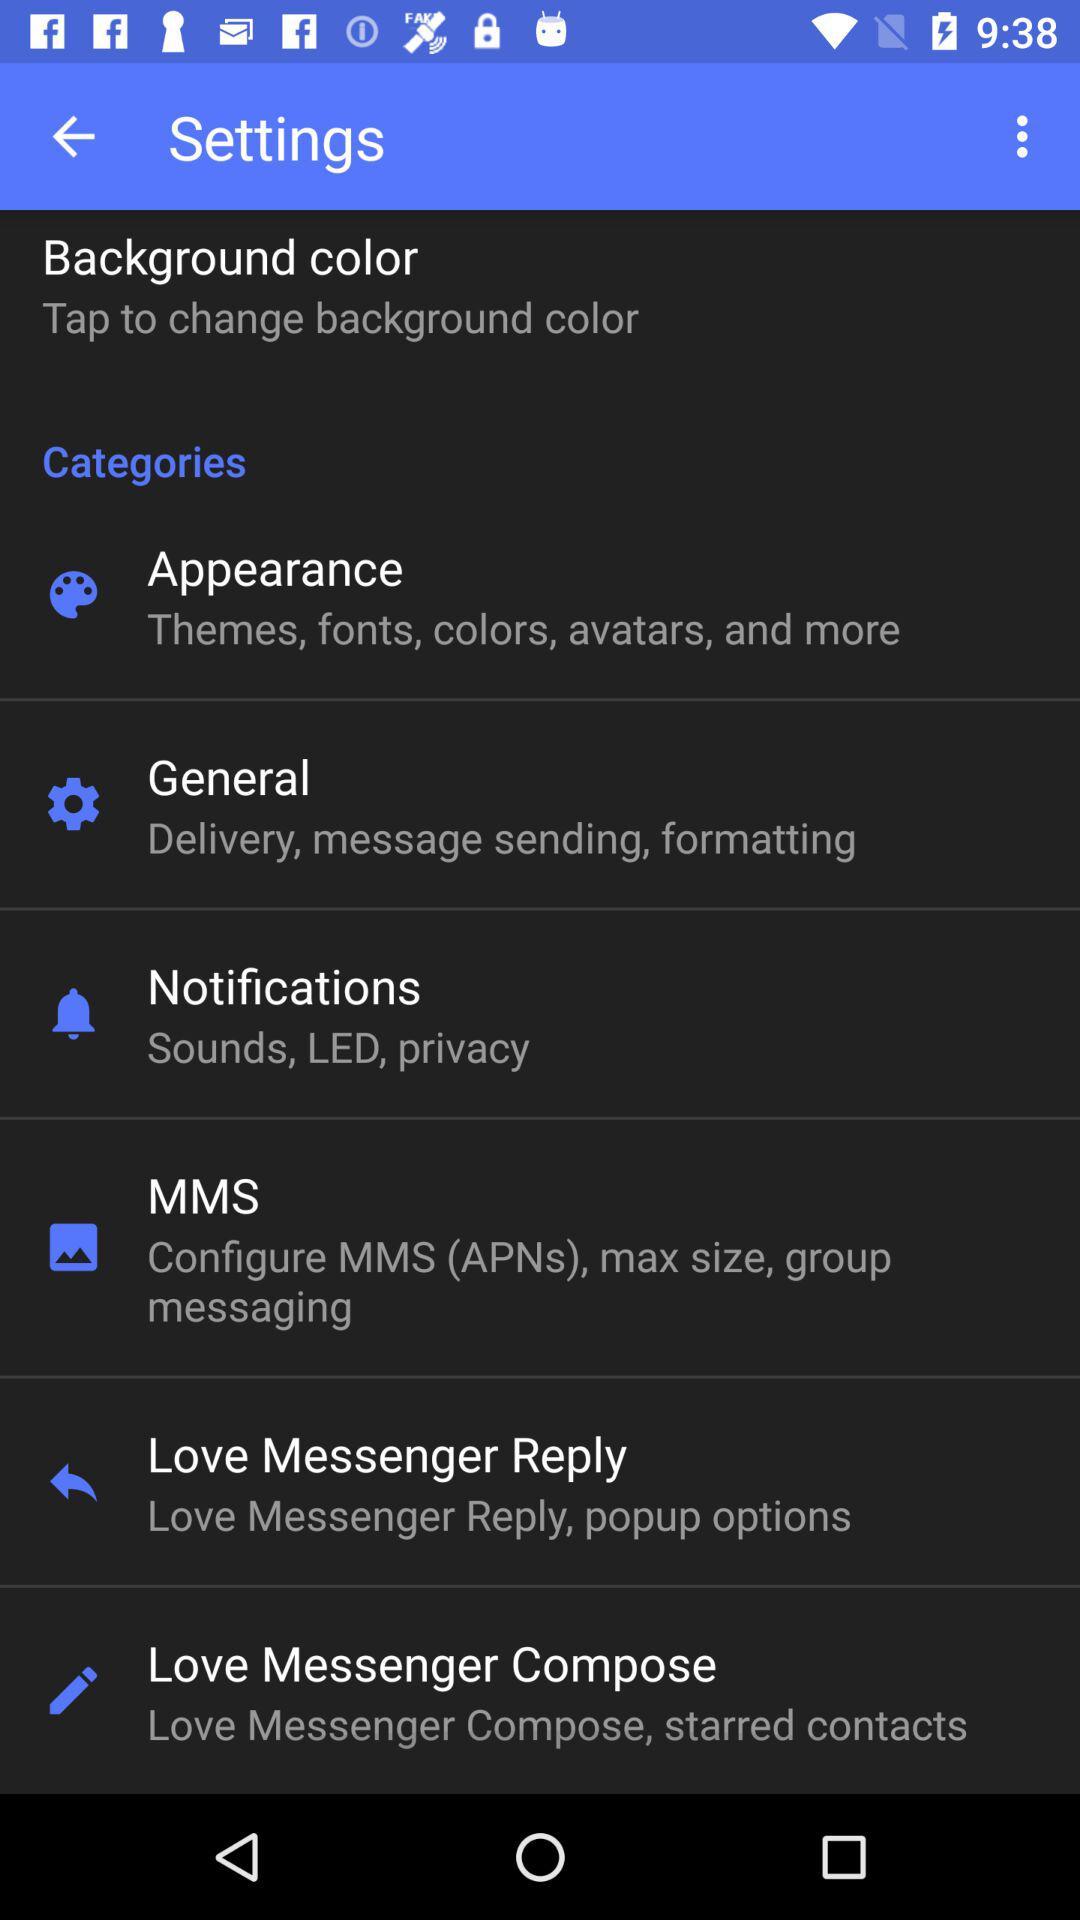 This screenshot has width=1080, height=1920. Describe the element at coordinates (337, 1045) in the screenshot. I see `sounds, led, privacy item` at that location.